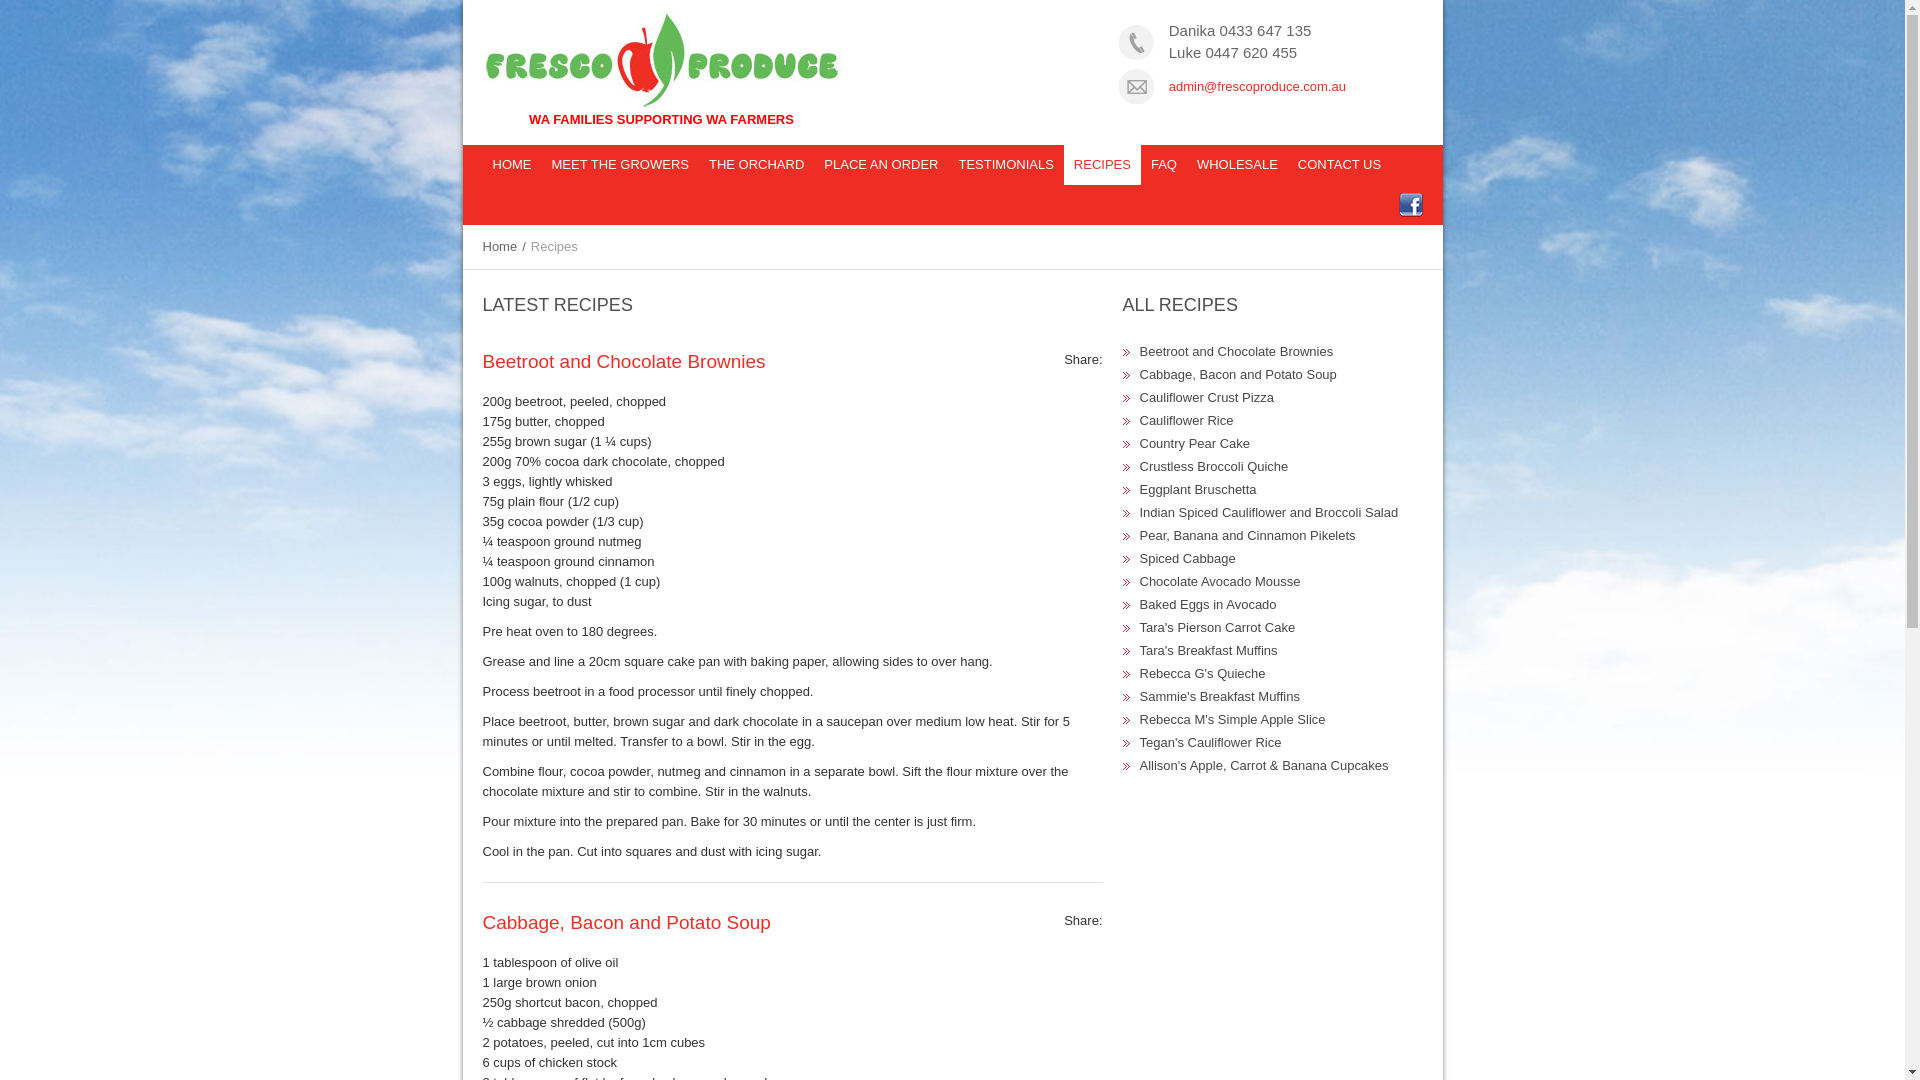  I want to click on 'RECIPES', so click(1101, 164).